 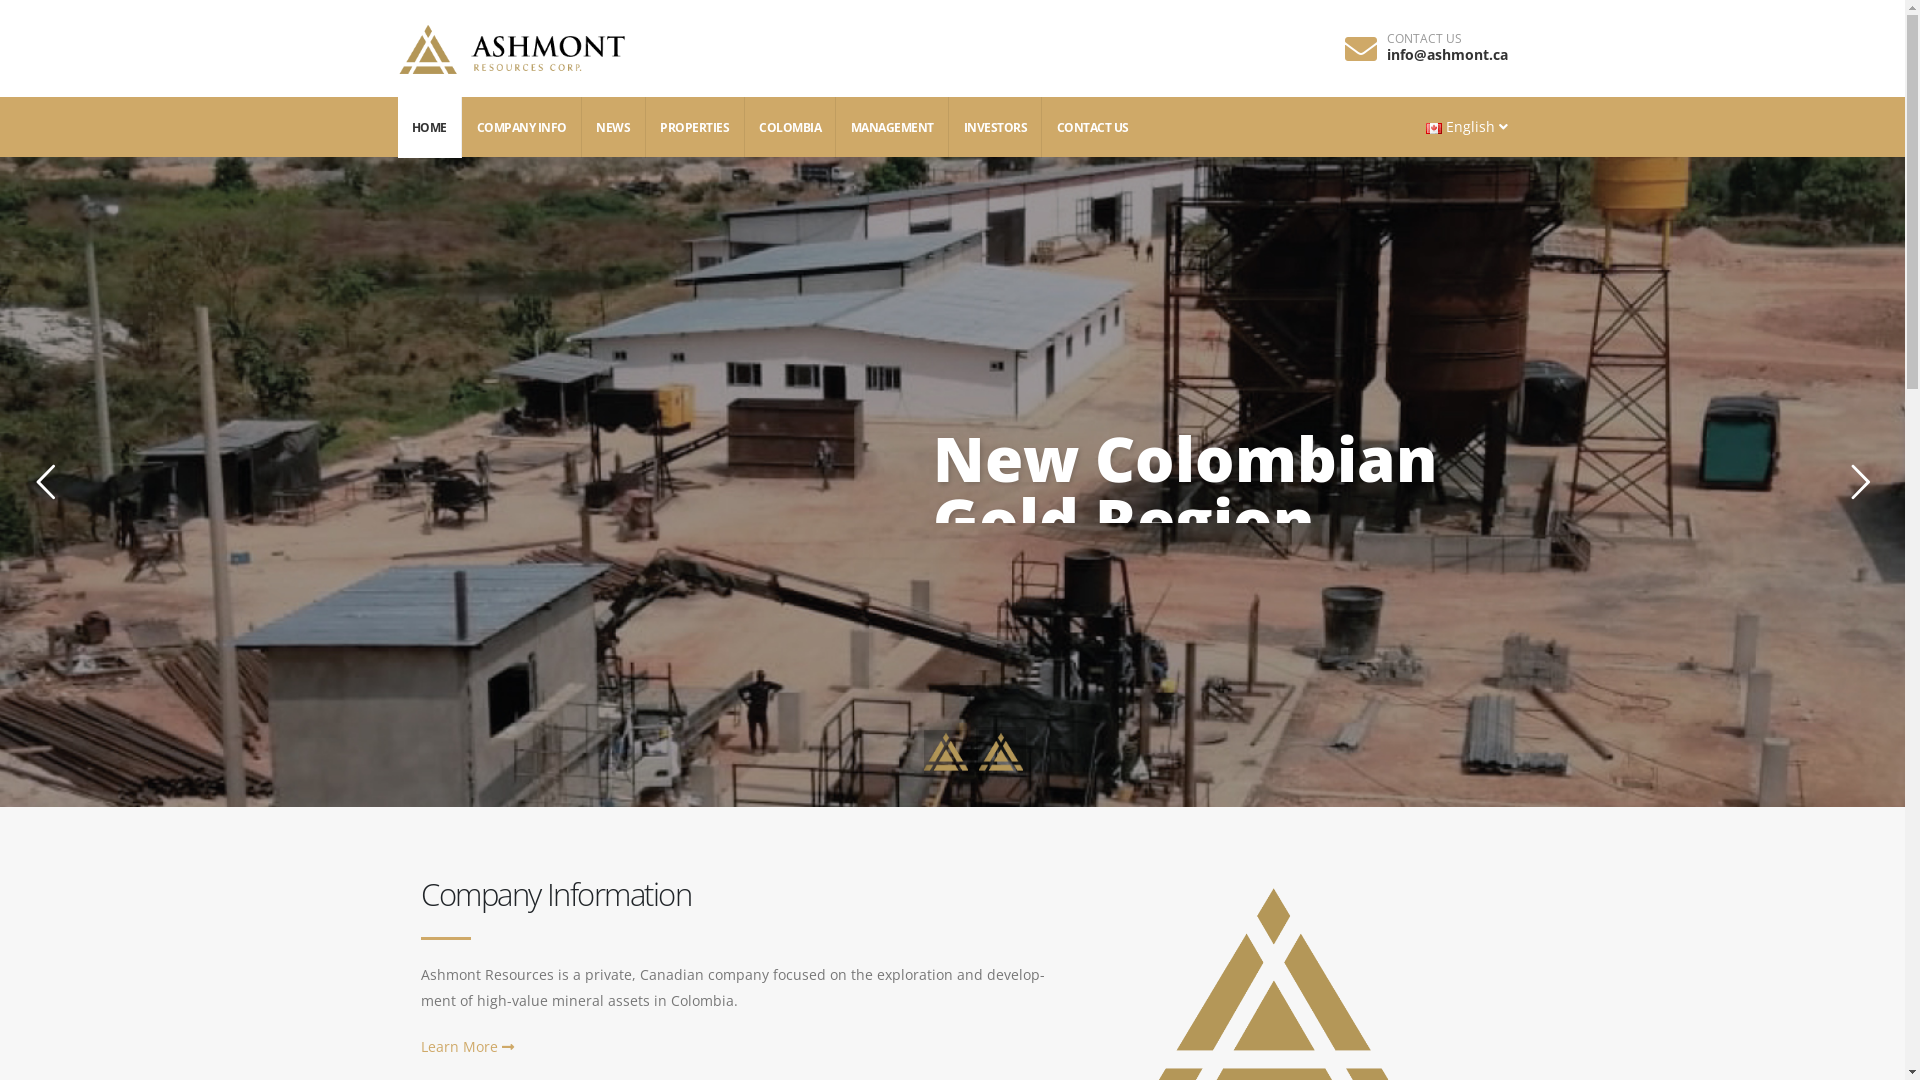 I want to click on 'INVESTORS', so click(x=995, y=127).